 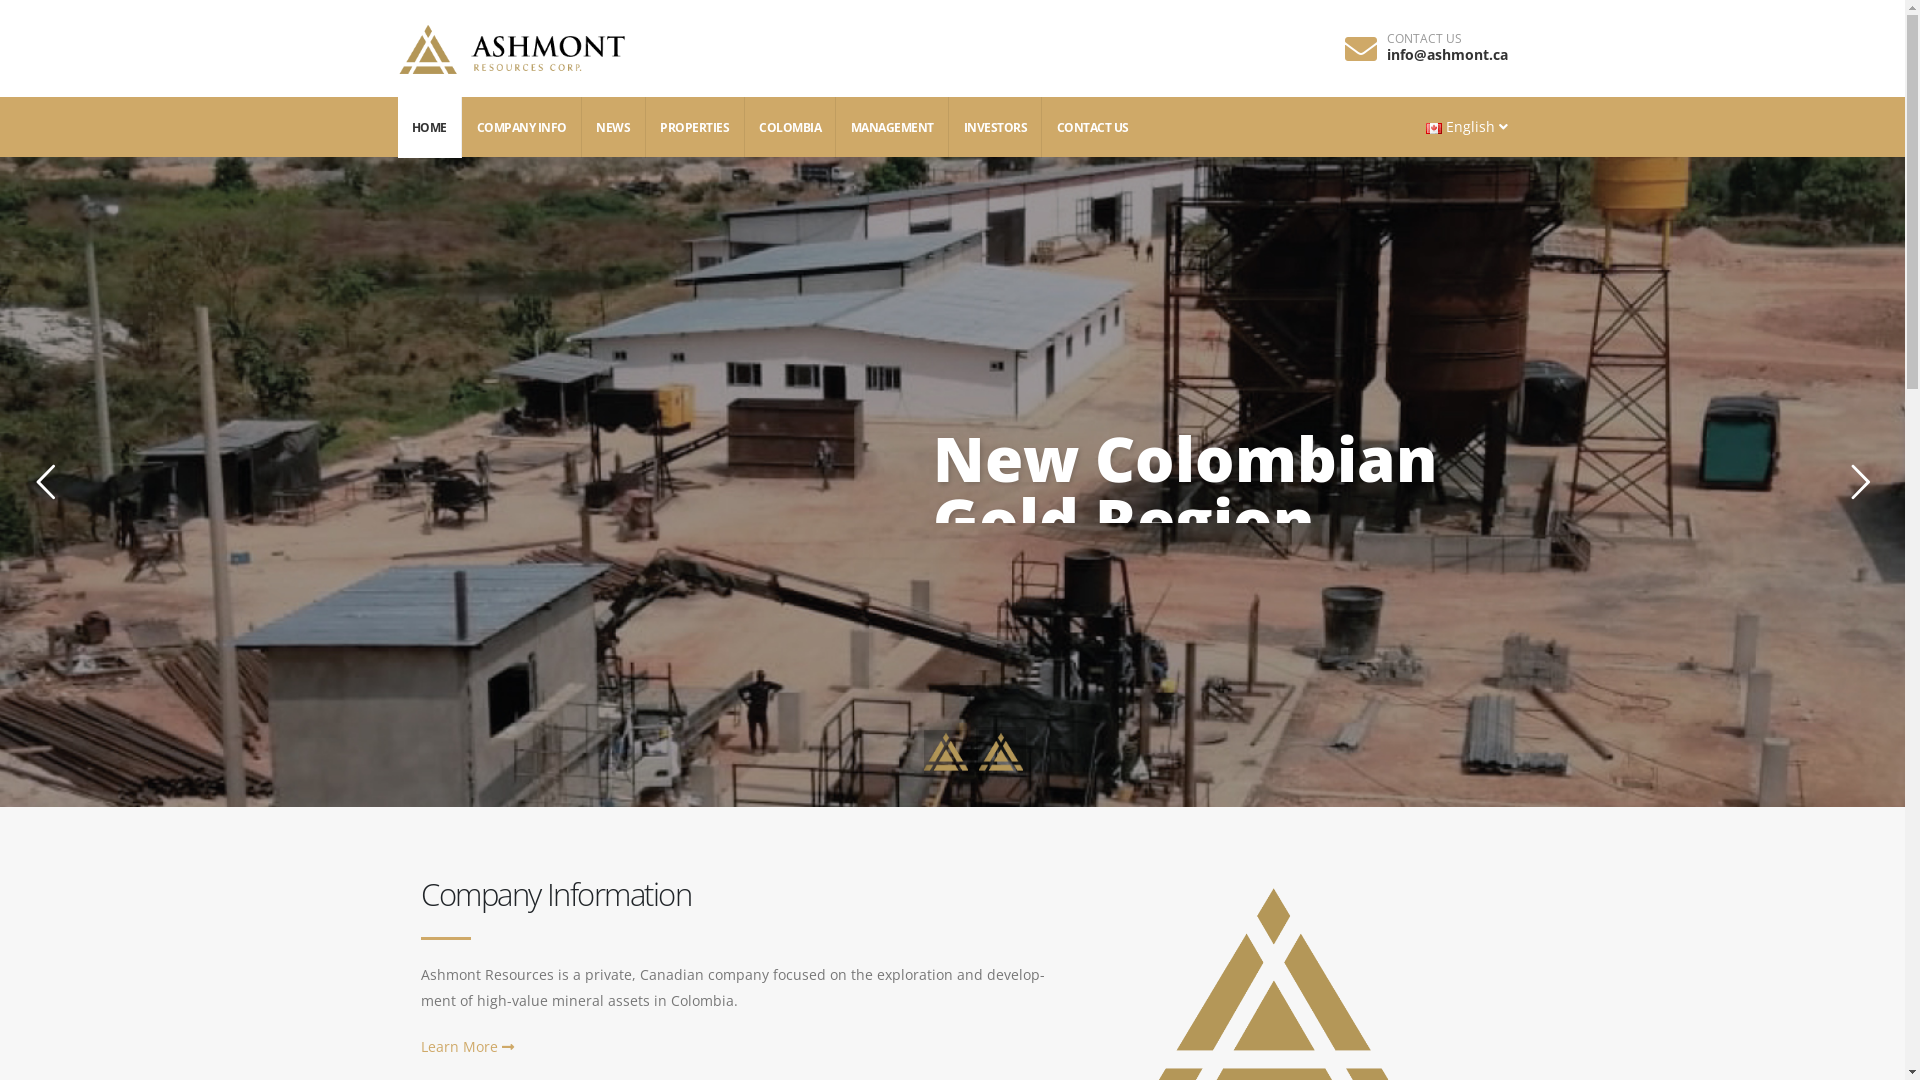 I want to click on 'INVESTORS', so click(x=995, y=127).